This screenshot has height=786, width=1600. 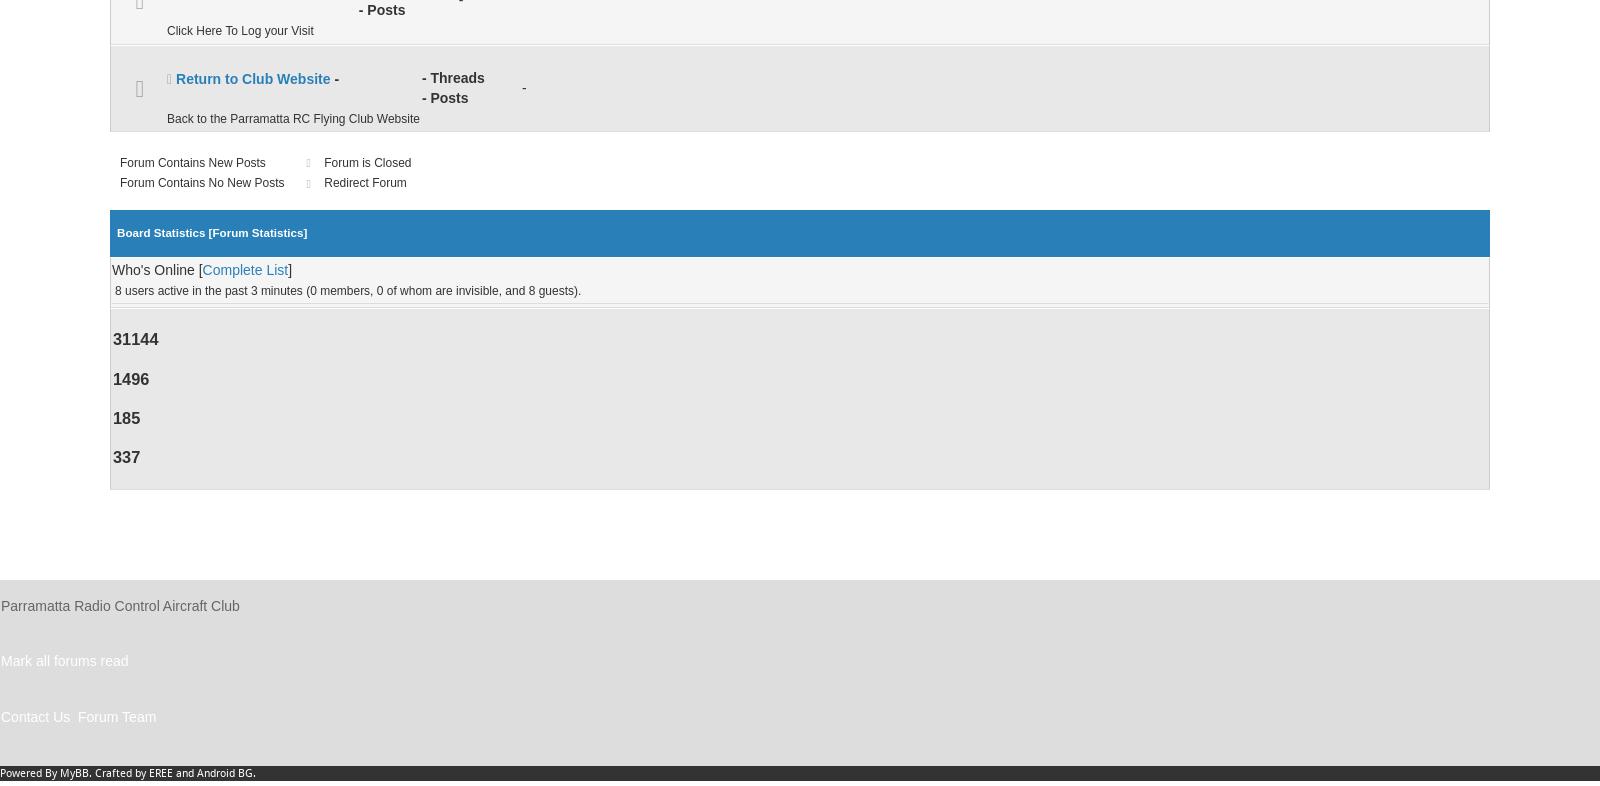 What do you see at coordinates (183, 772) in the screenshot?
I see `'and'` at bounding box center [183, 772].